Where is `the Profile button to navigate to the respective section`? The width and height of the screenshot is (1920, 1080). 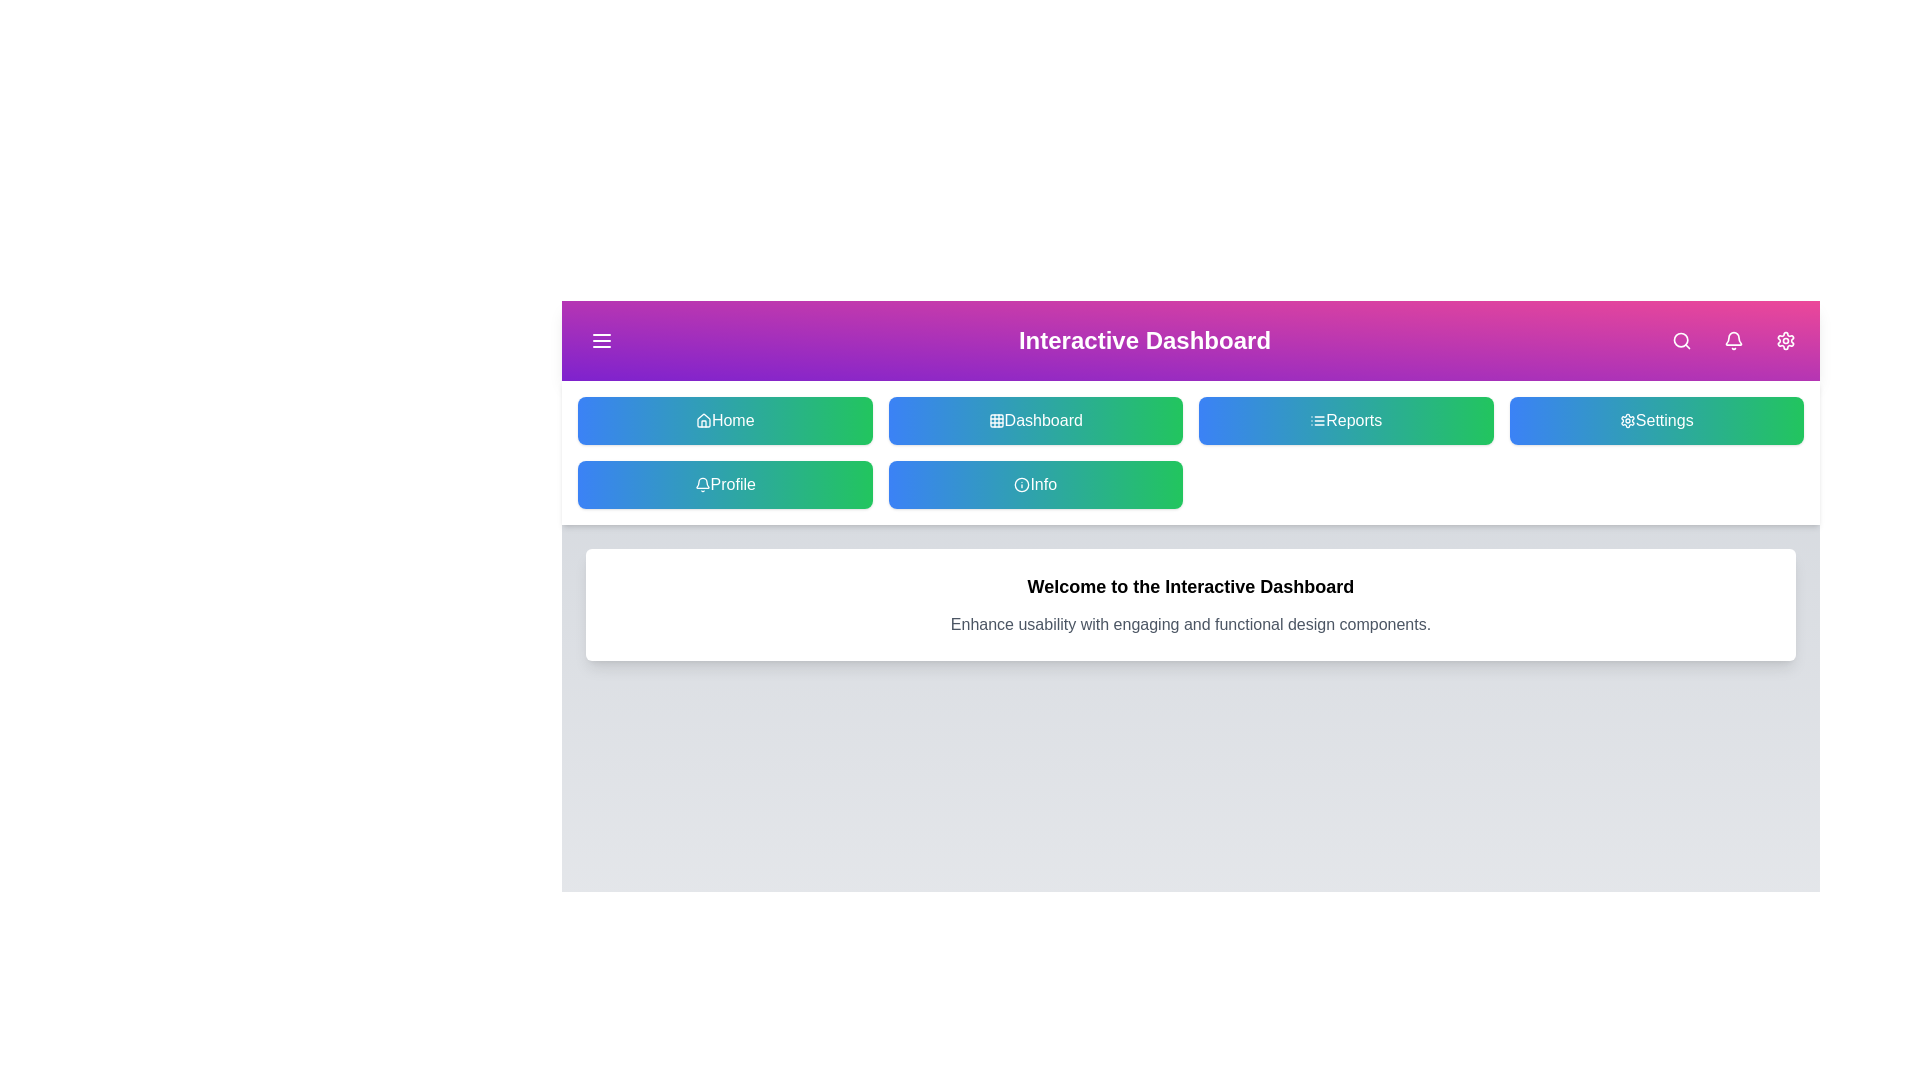 the Profile button to navigate to the respective section is located at coordinates (724, 485).